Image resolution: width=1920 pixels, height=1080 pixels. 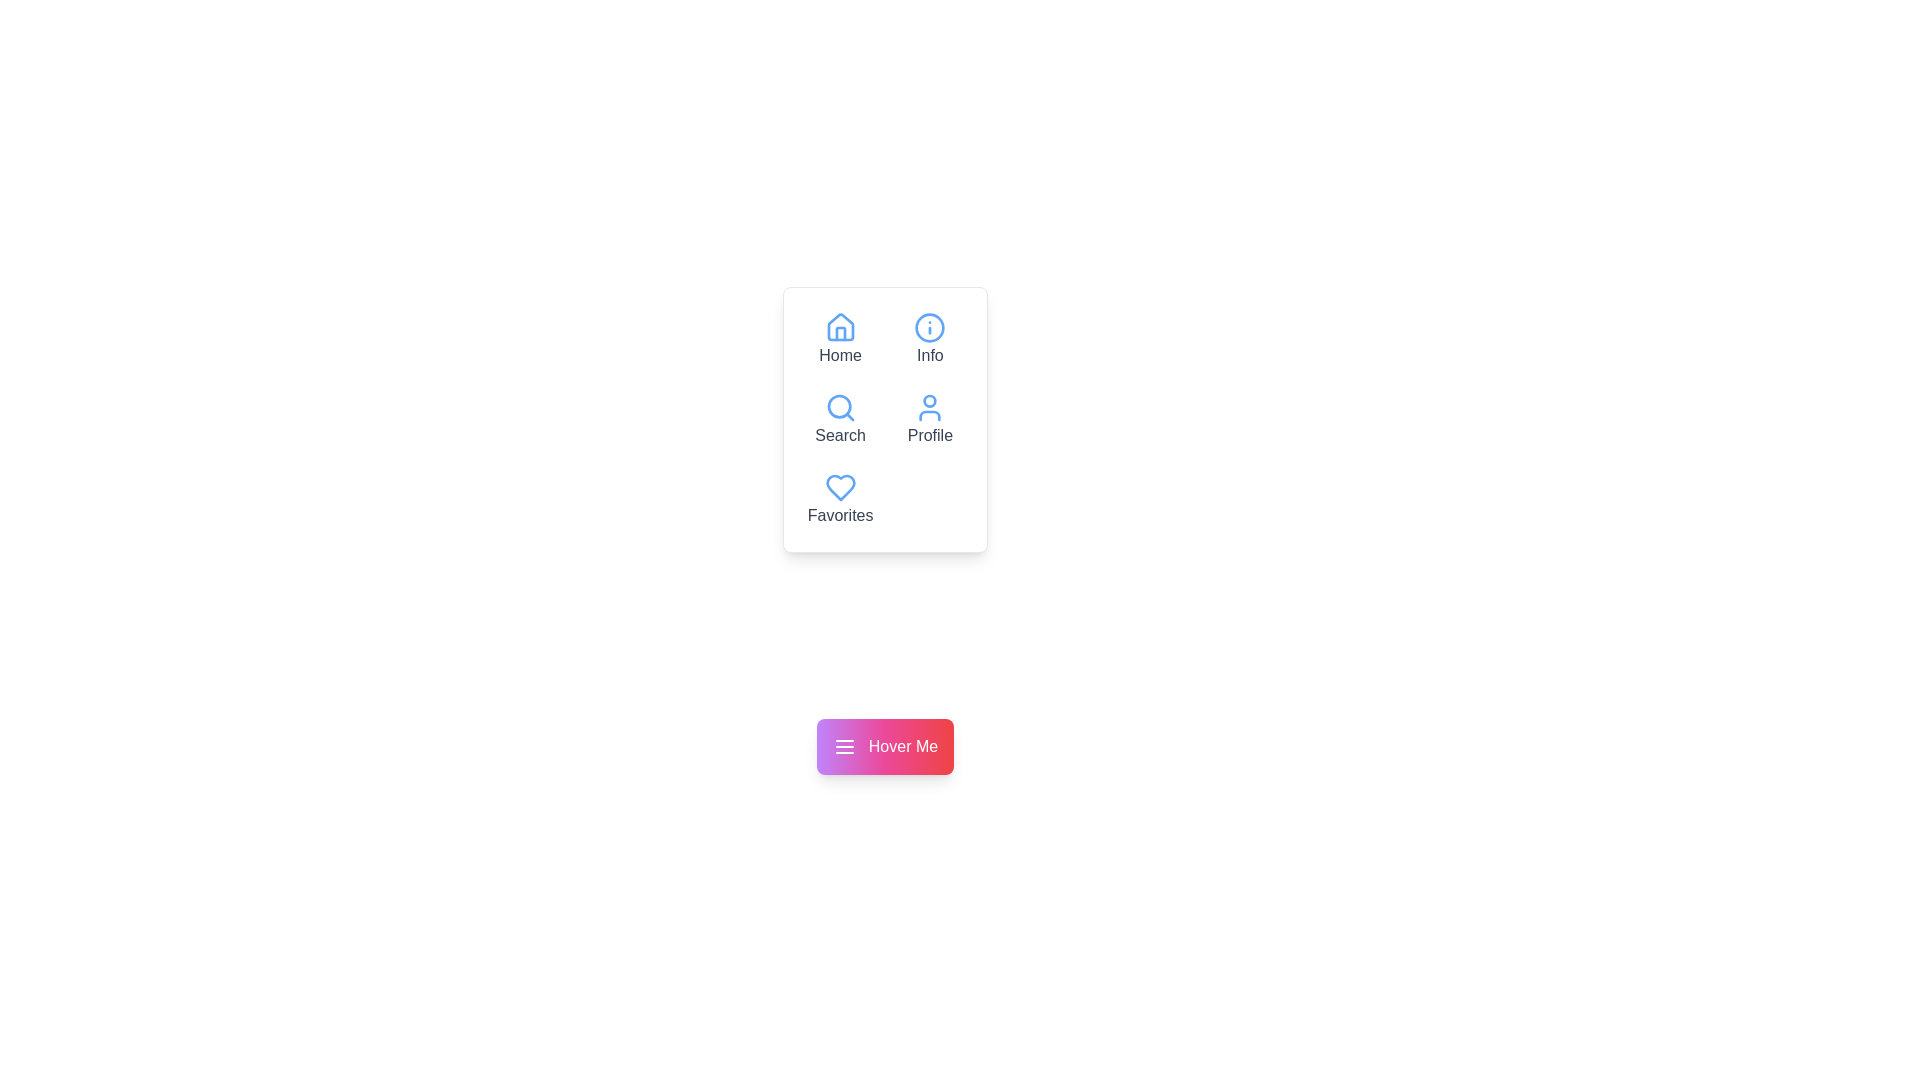 What do you see at coordinates (929, 326) in the screenshot?
I see `the SVG circle that forms part of the 'Info' icon located in the top-right corner of the navigation card` at bounding box center [929, 326].